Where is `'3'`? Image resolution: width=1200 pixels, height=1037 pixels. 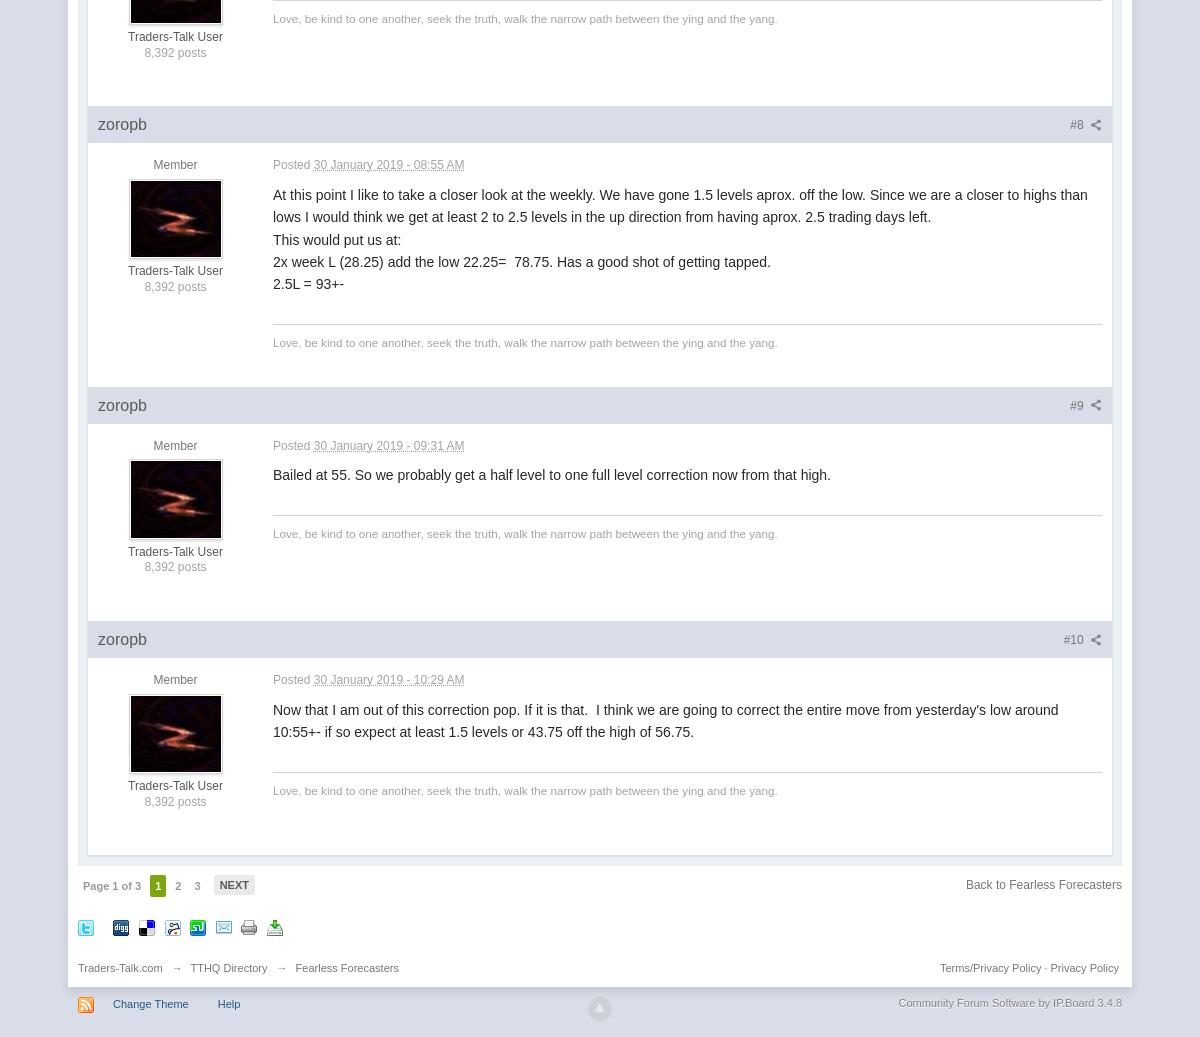 '3' is located at coordinates (196, 886).